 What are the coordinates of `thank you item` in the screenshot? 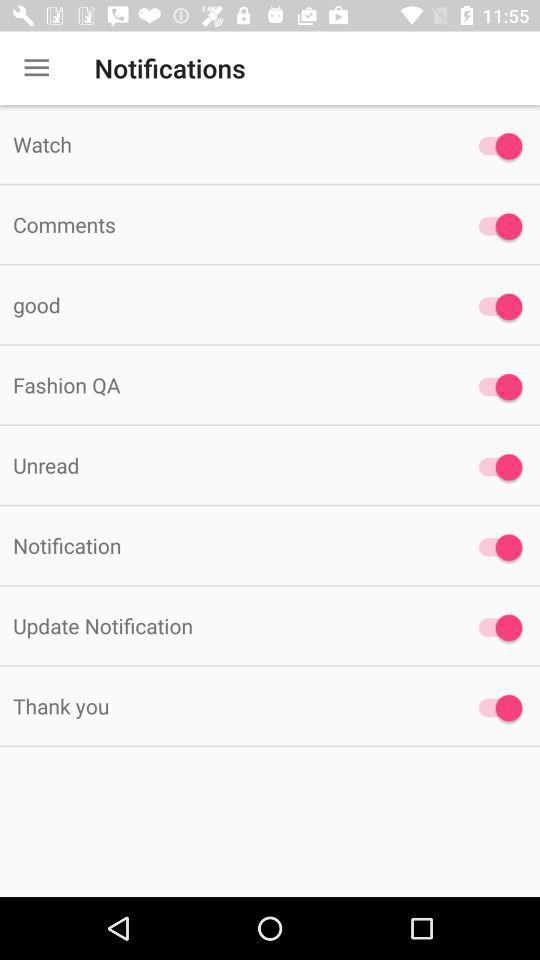 It's located at (224, 706).